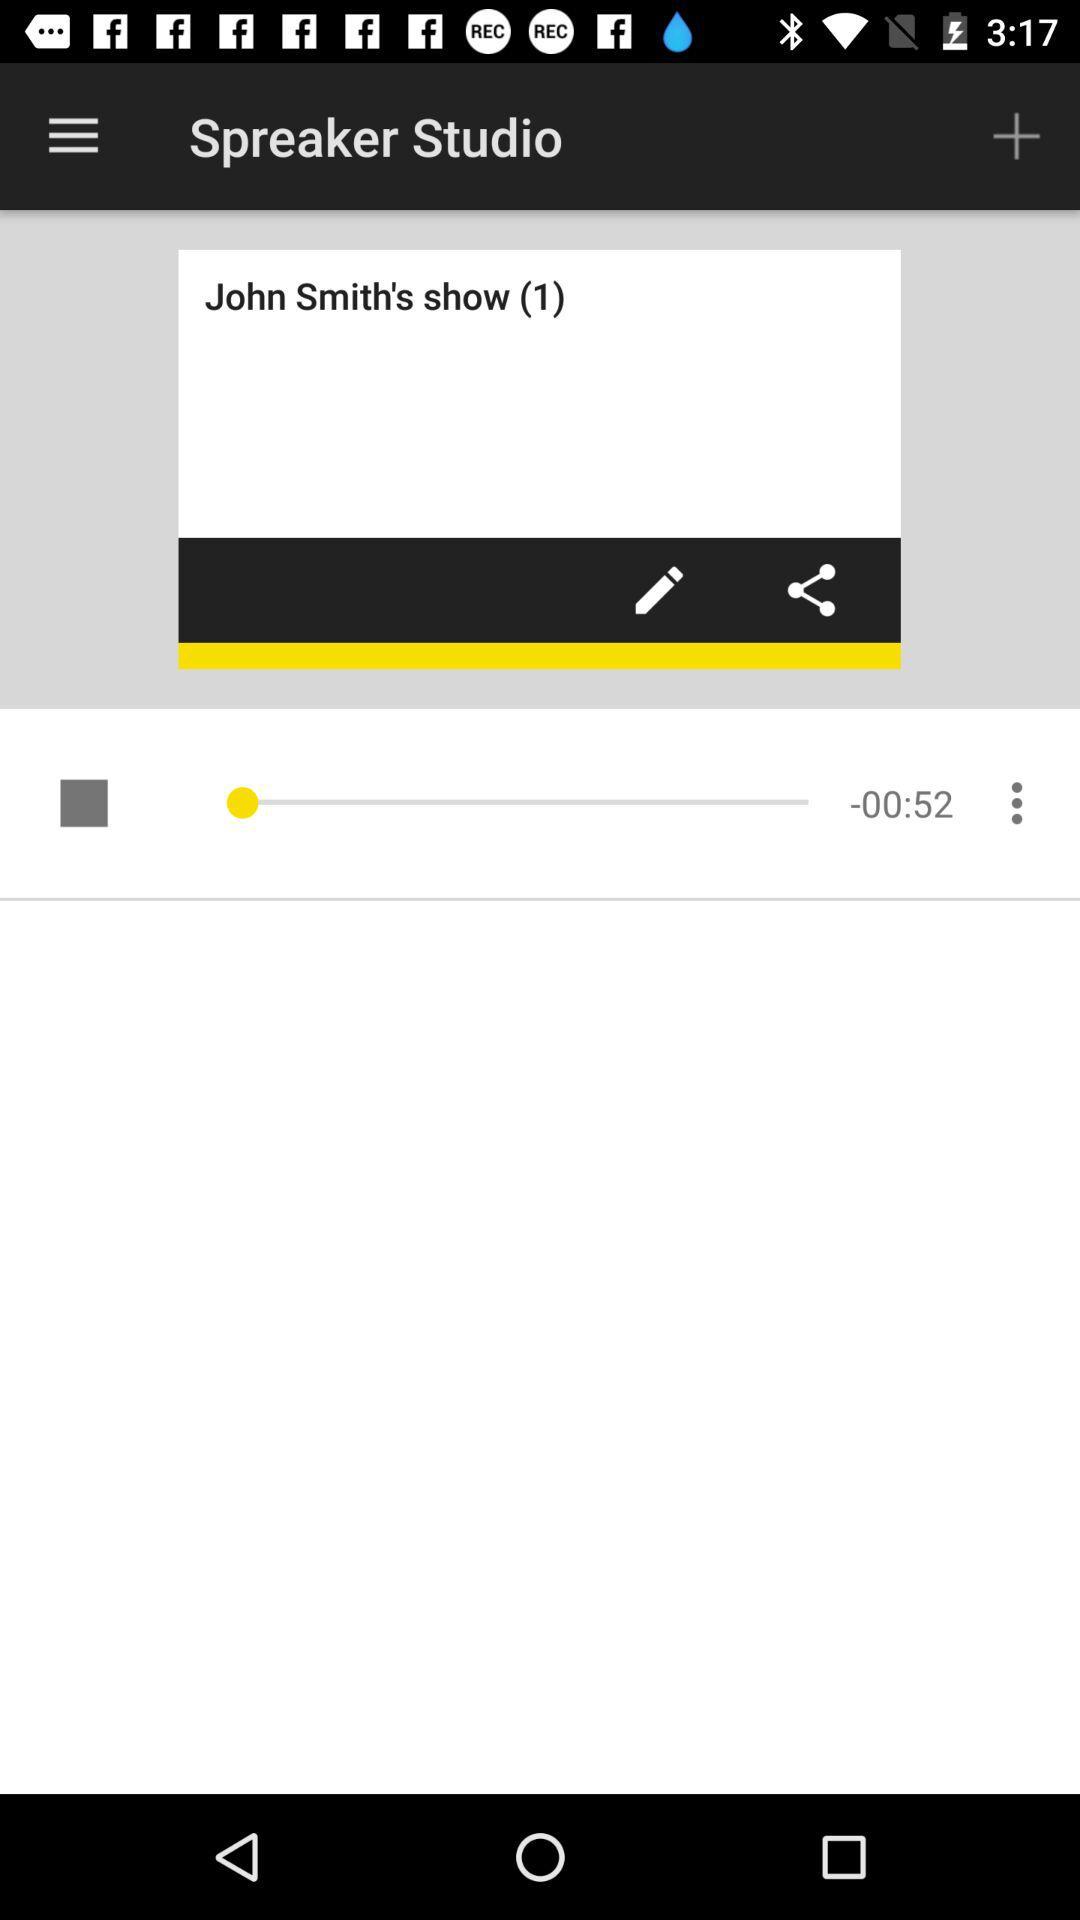  I want to click on the share icon, so click(811, 589).